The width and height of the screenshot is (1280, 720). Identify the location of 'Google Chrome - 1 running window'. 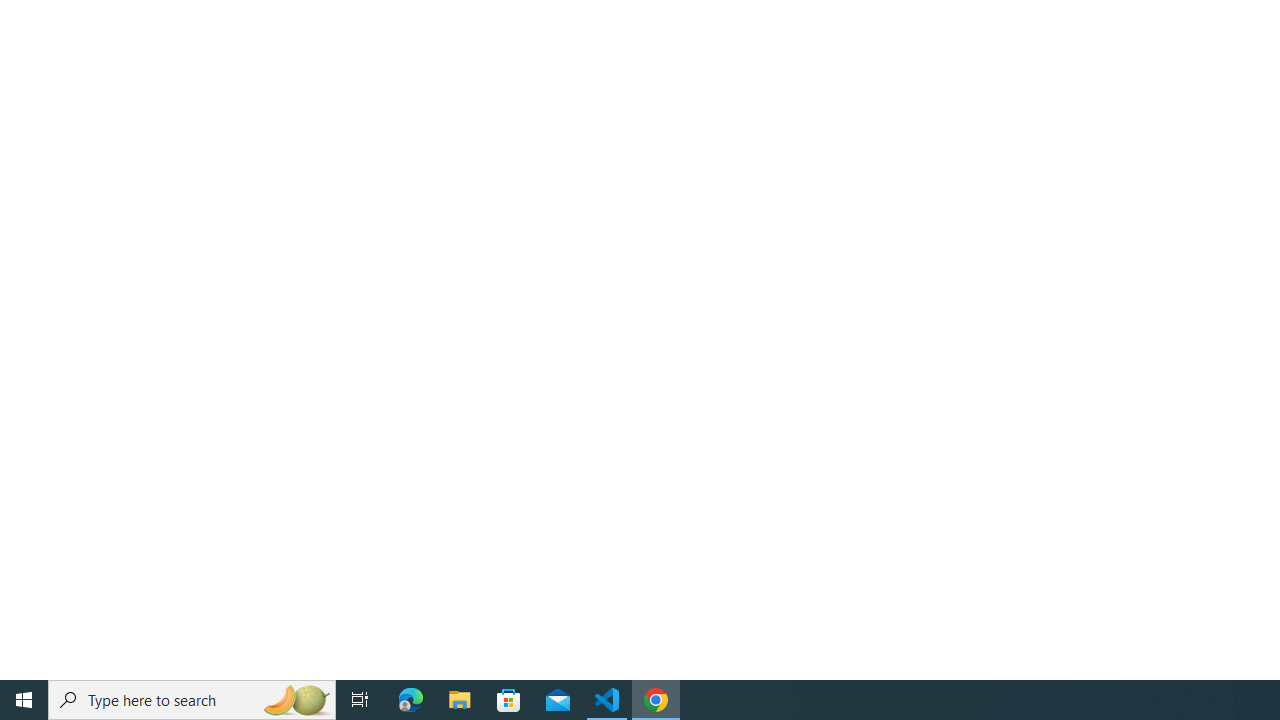
(656, 698).